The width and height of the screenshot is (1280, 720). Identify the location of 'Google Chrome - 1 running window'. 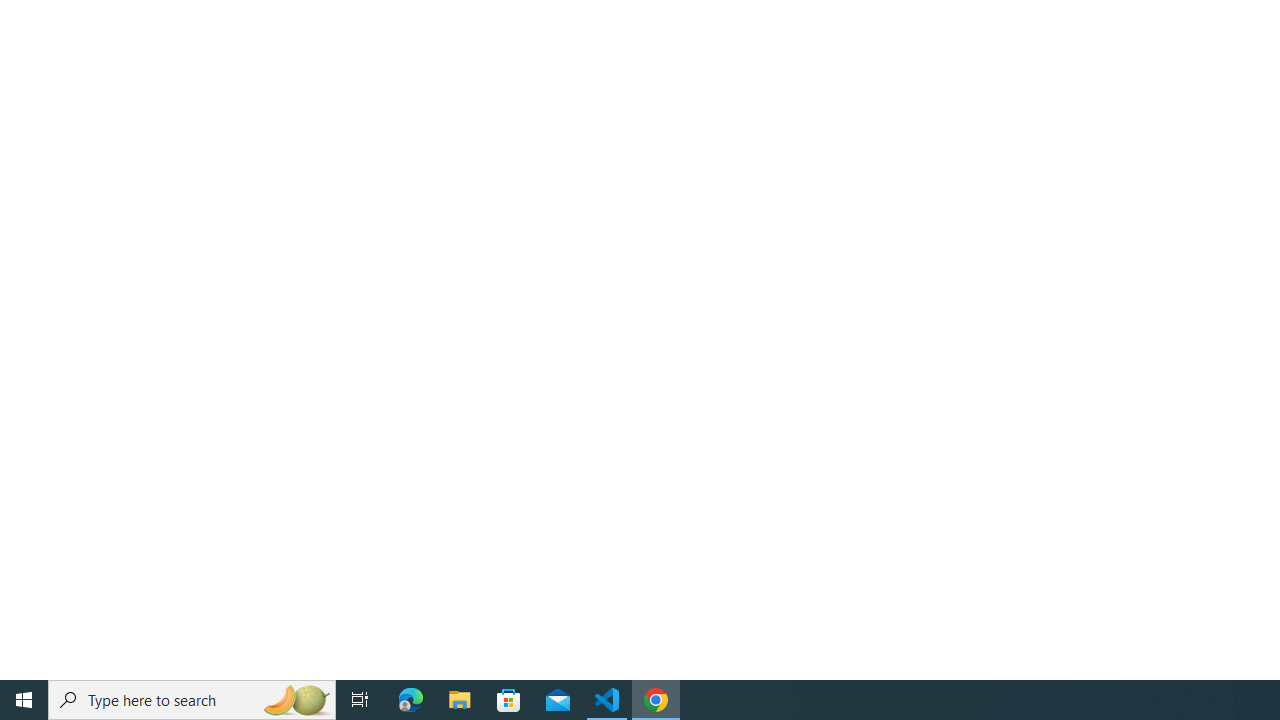
(656, 698).